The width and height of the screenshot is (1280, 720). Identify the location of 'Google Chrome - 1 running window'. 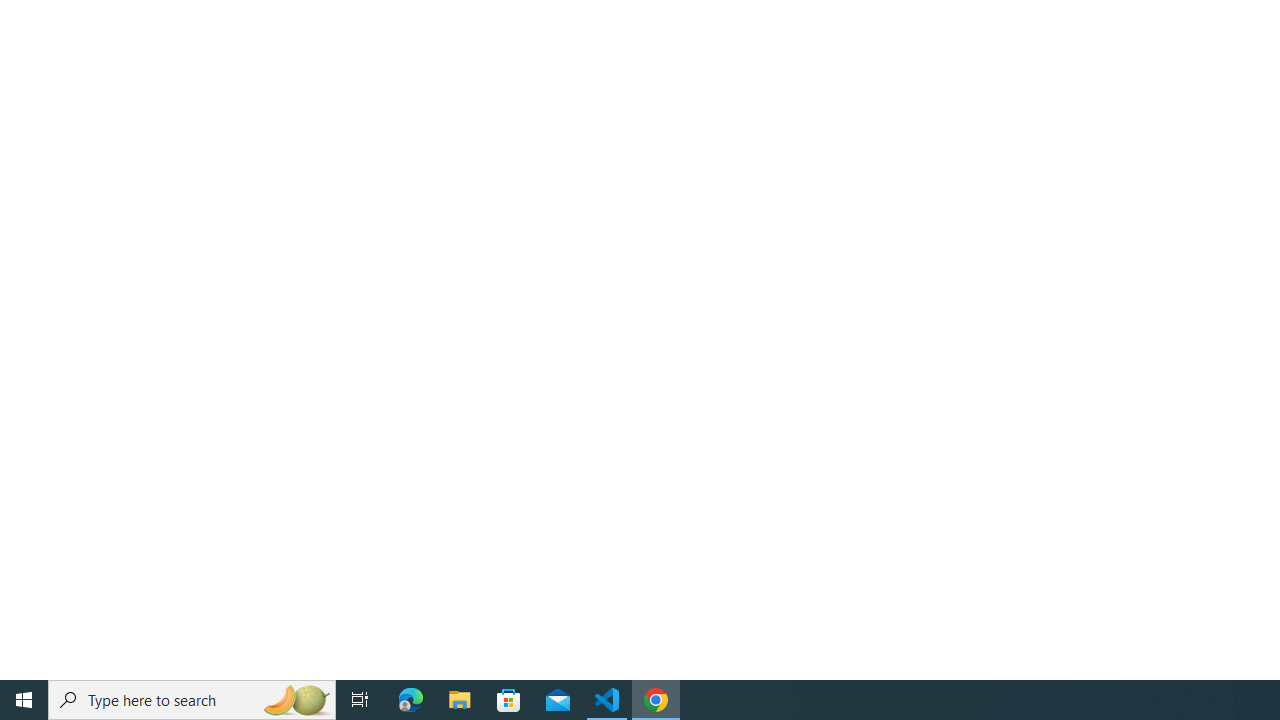
(656, 698).